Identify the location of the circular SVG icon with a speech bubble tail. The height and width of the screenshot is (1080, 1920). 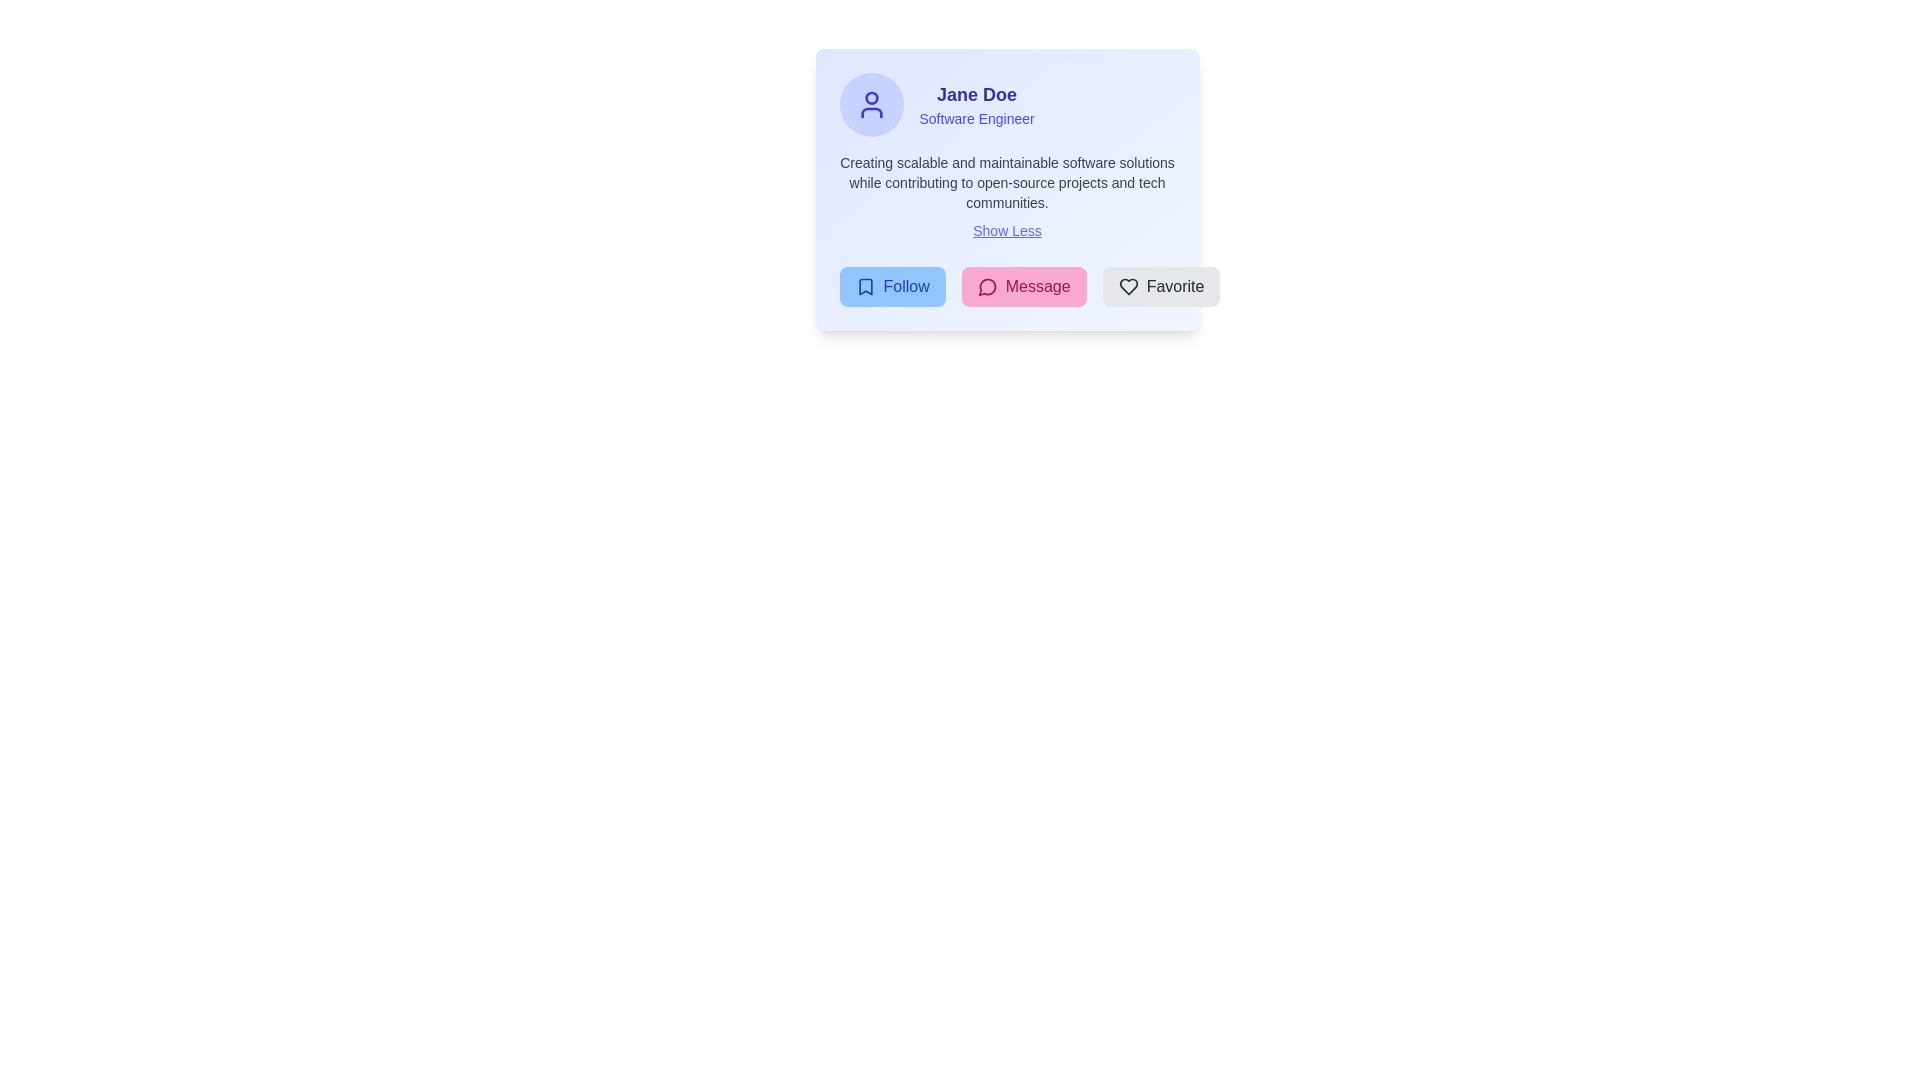
(987, 287).